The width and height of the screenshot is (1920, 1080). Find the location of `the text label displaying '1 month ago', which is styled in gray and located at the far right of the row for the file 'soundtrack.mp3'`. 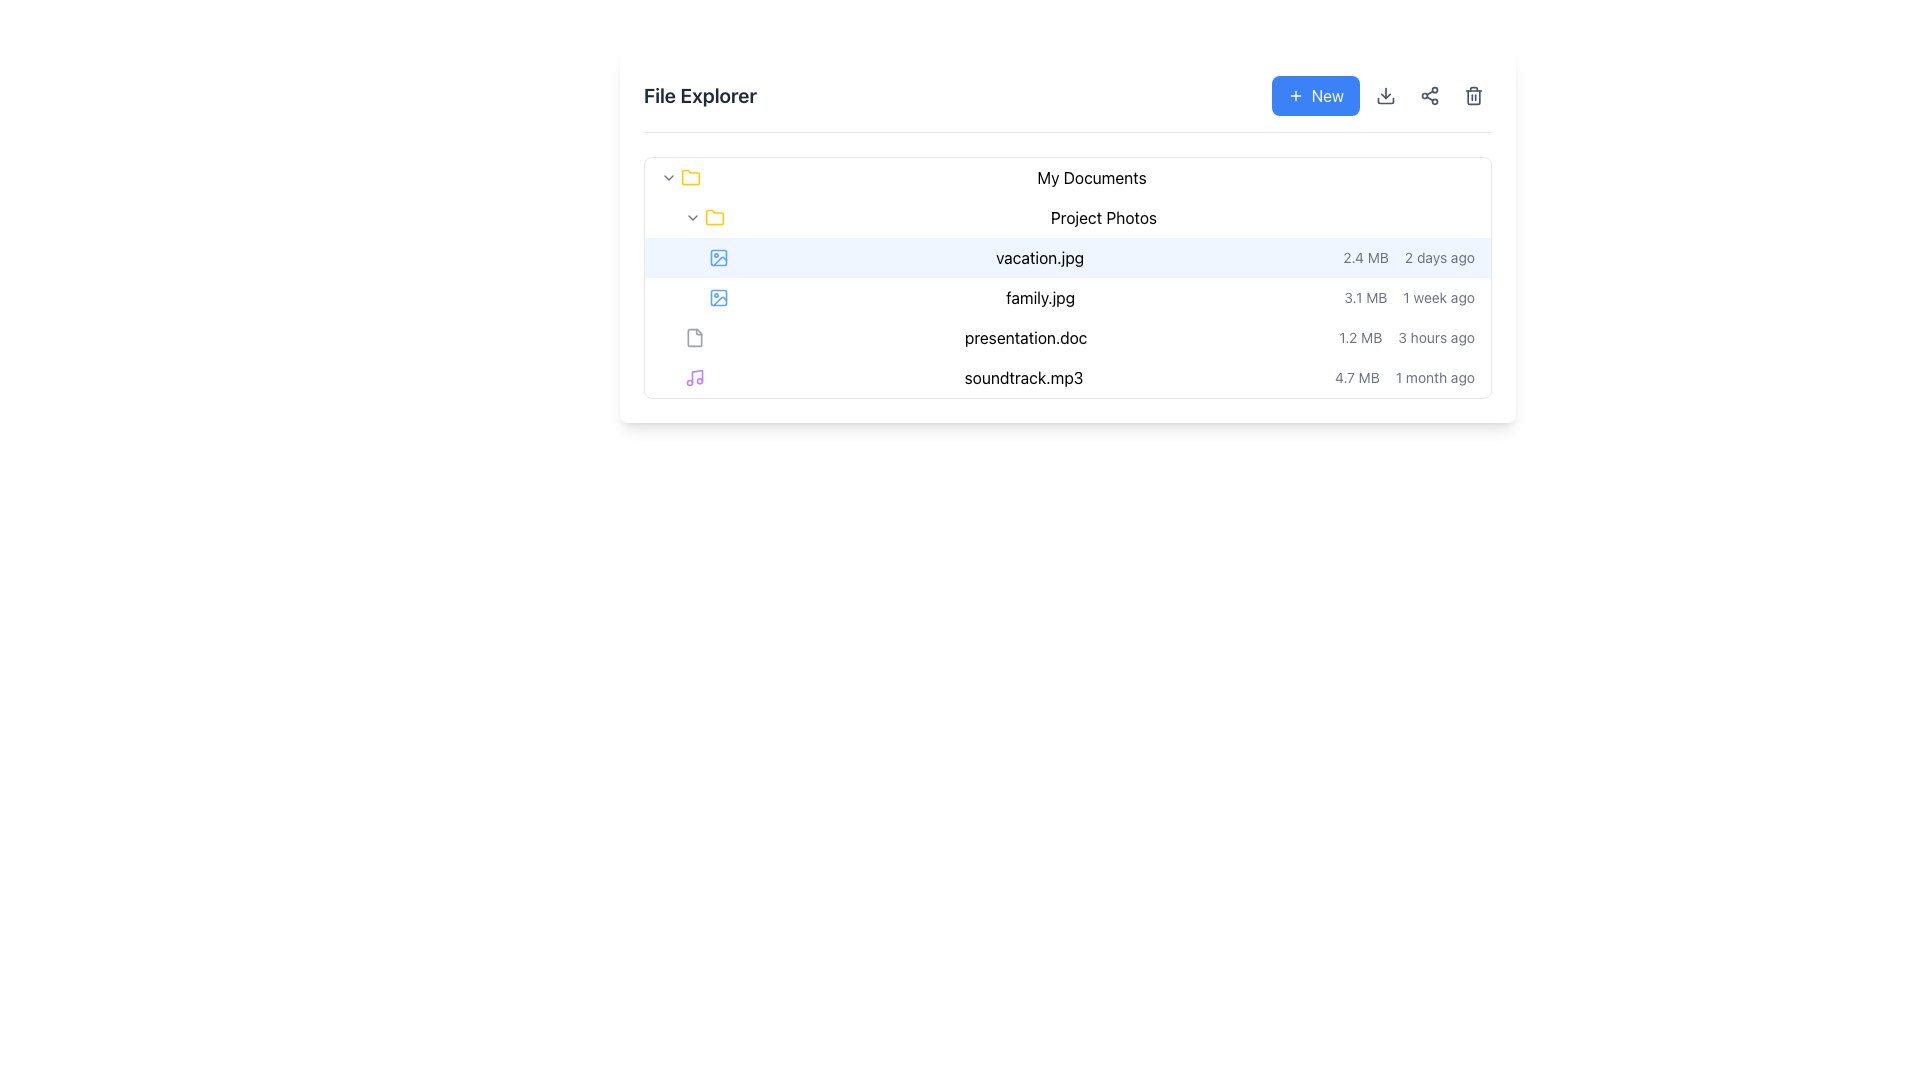

the text label displaying '1 month ago', which is styled in gray and located at the far right of the row for the file 'soundtrack.mp3' is located at coordinates (1434, 378).